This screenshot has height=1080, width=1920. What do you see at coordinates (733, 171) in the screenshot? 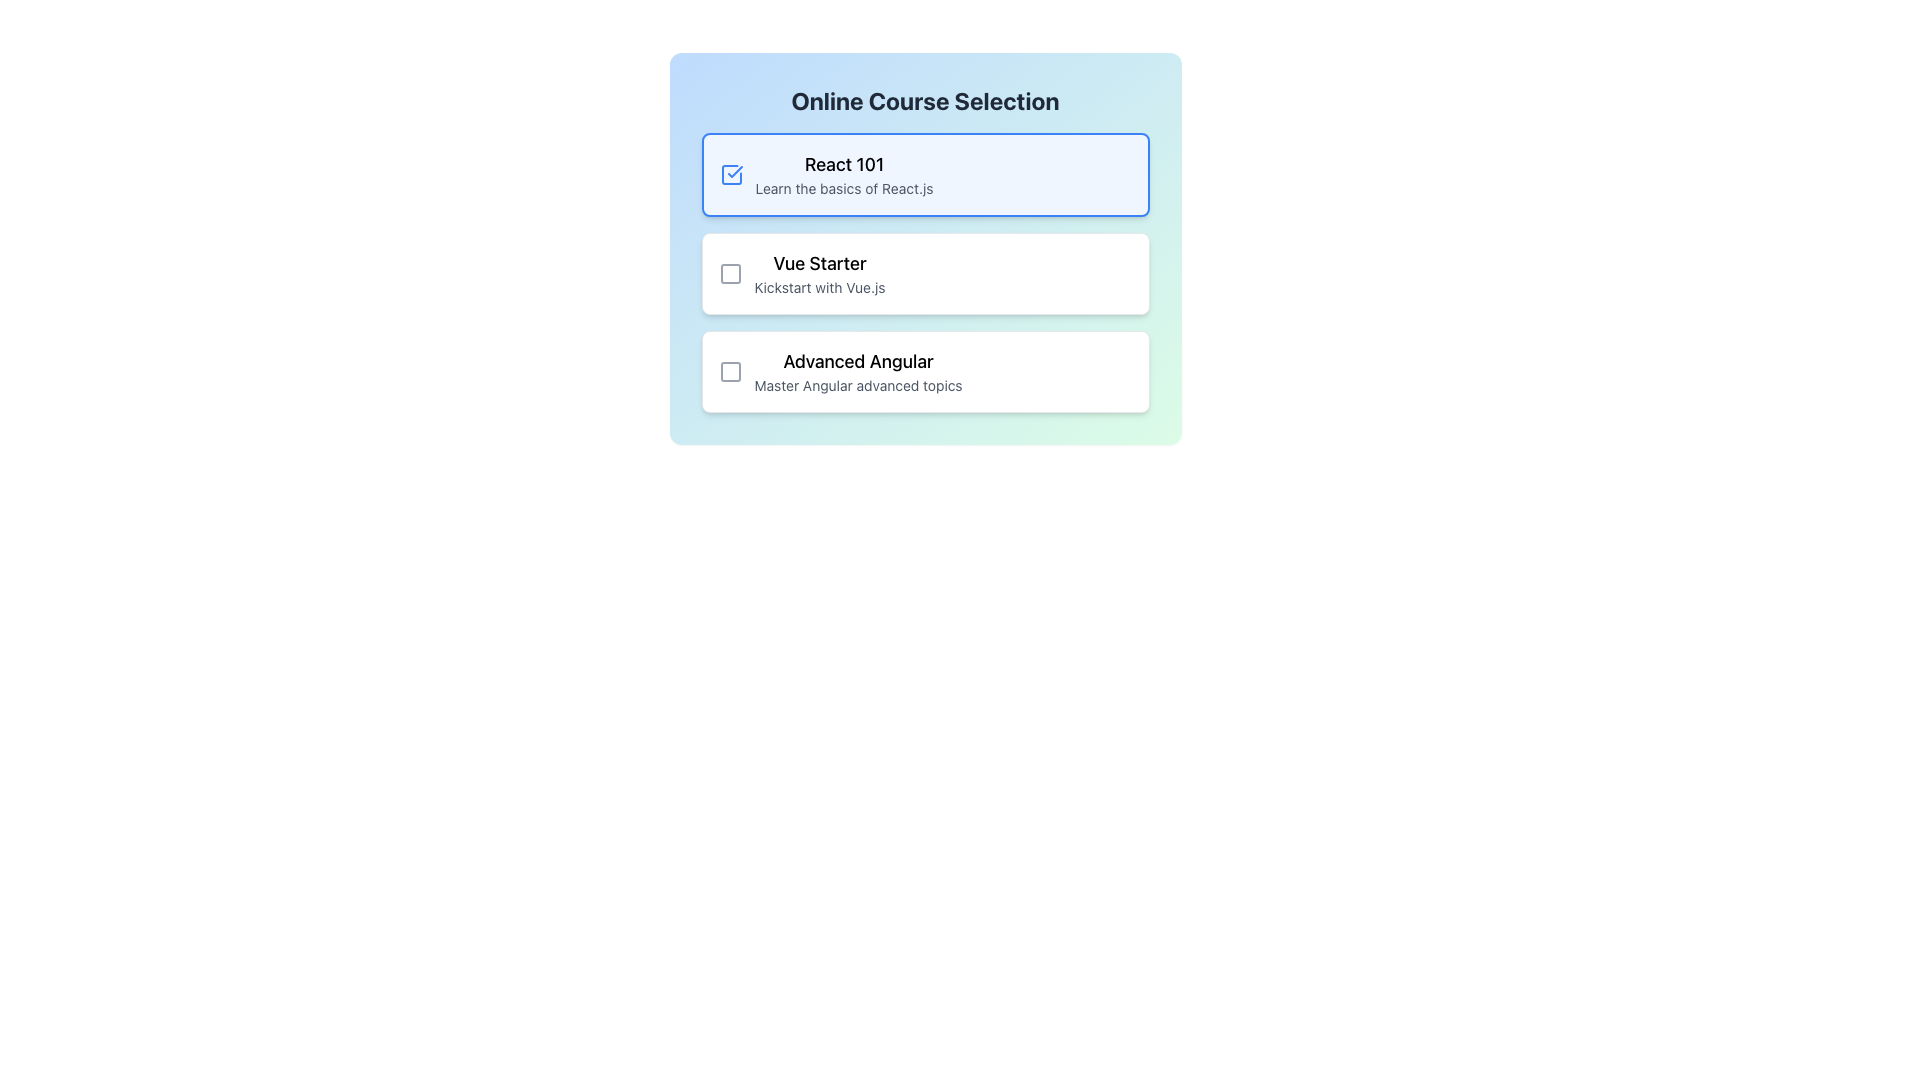
I see `the checkmark icon that signifies the selection of the 'React 101' course, located to the left of the course name in a blue-outlined rectangle` at bounding box center [733, 171].